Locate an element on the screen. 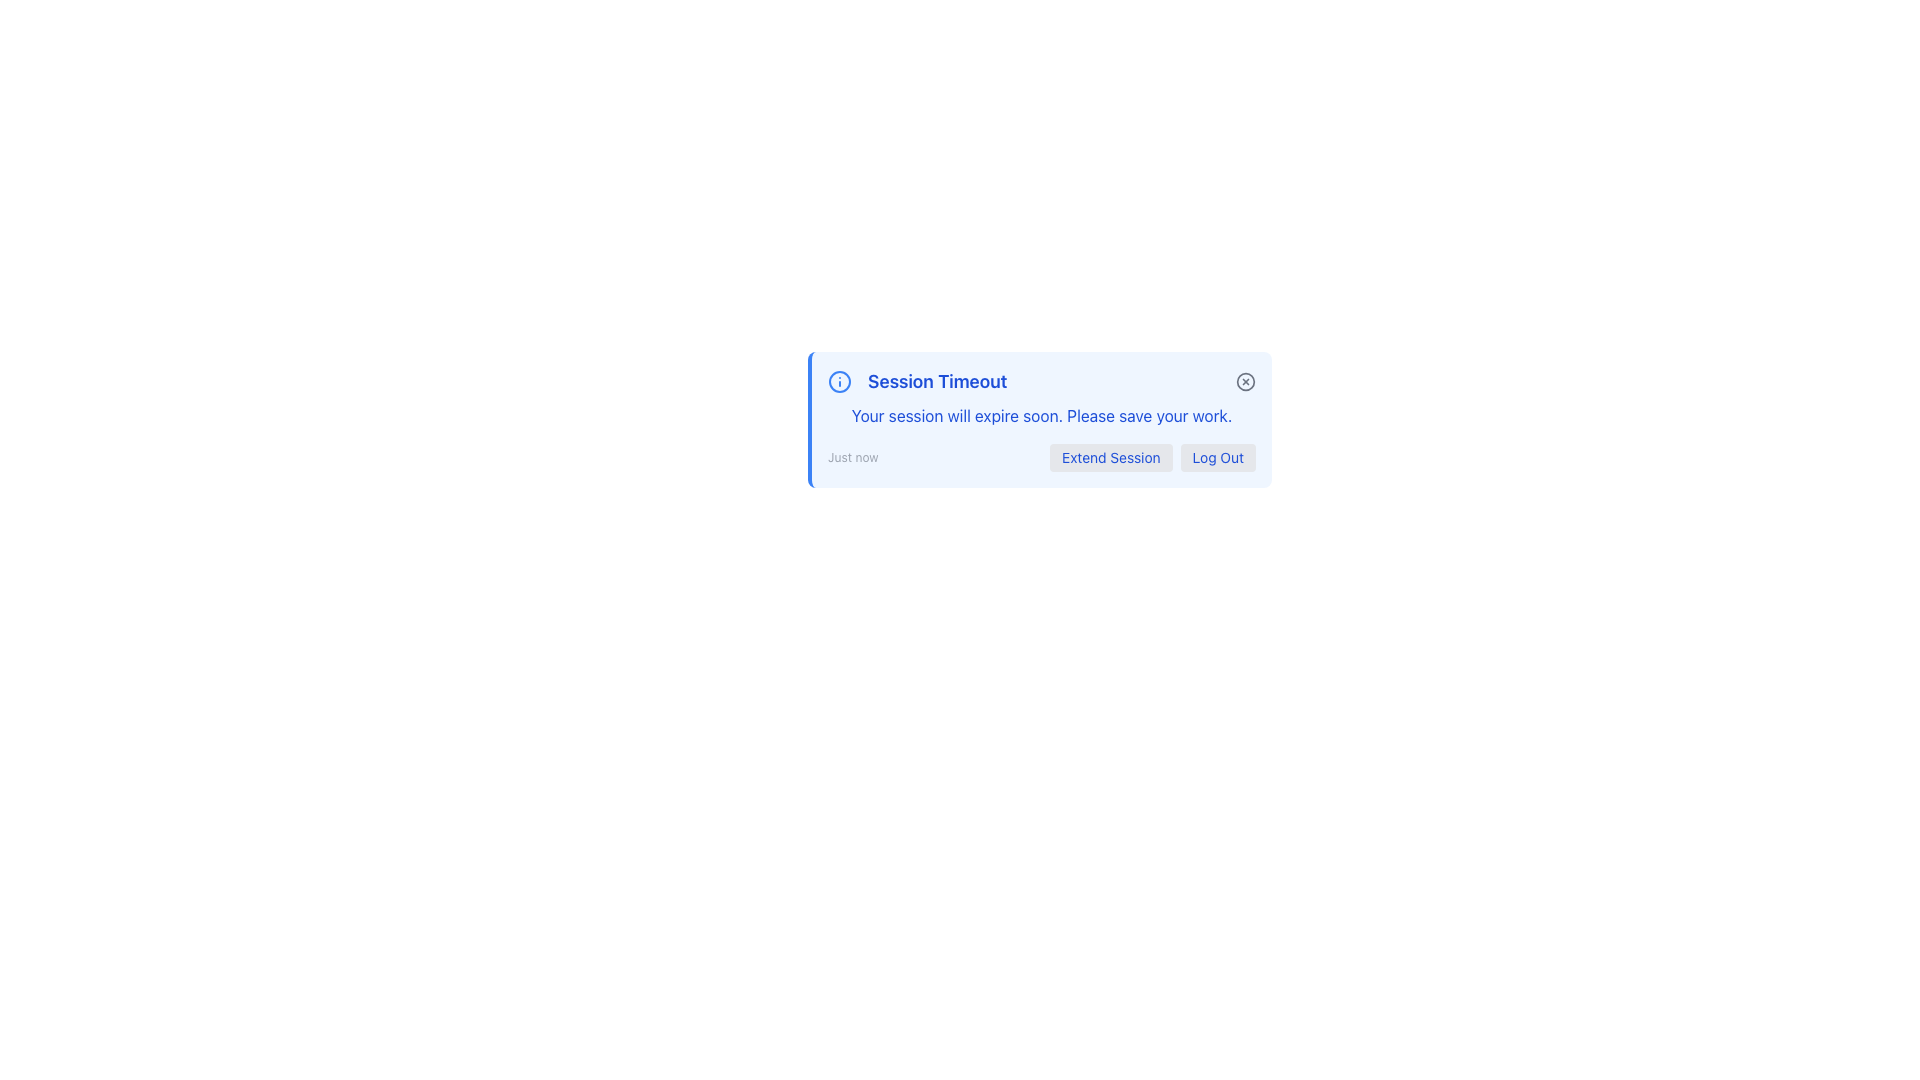 The width and height of the screenshot is (1920, 1080). the circular graphic component located in the top-right corner of the 'Session Timeout' dialog box, which has a noticeable border is located at coordinates (1245, 381).